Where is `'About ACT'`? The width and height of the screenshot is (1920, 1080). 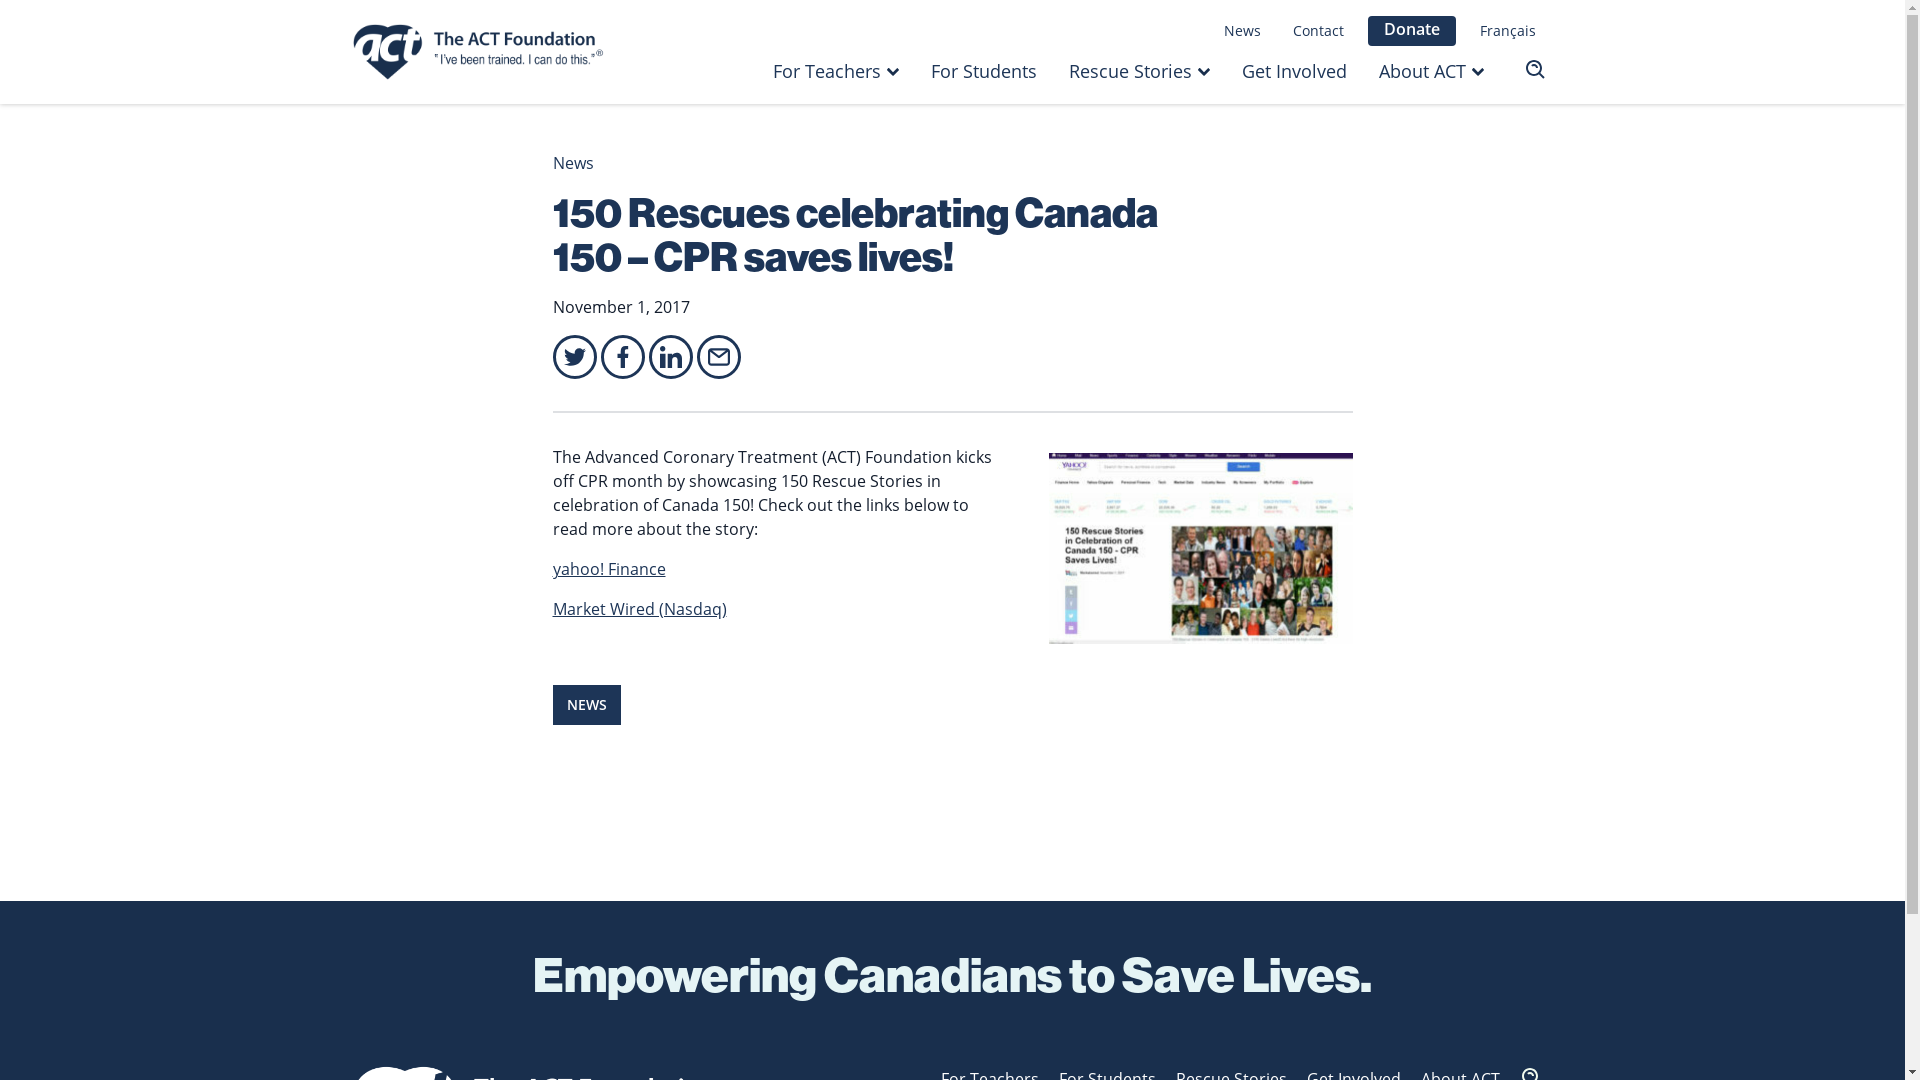 'About ACT' is located at coordinates (1421, 69).